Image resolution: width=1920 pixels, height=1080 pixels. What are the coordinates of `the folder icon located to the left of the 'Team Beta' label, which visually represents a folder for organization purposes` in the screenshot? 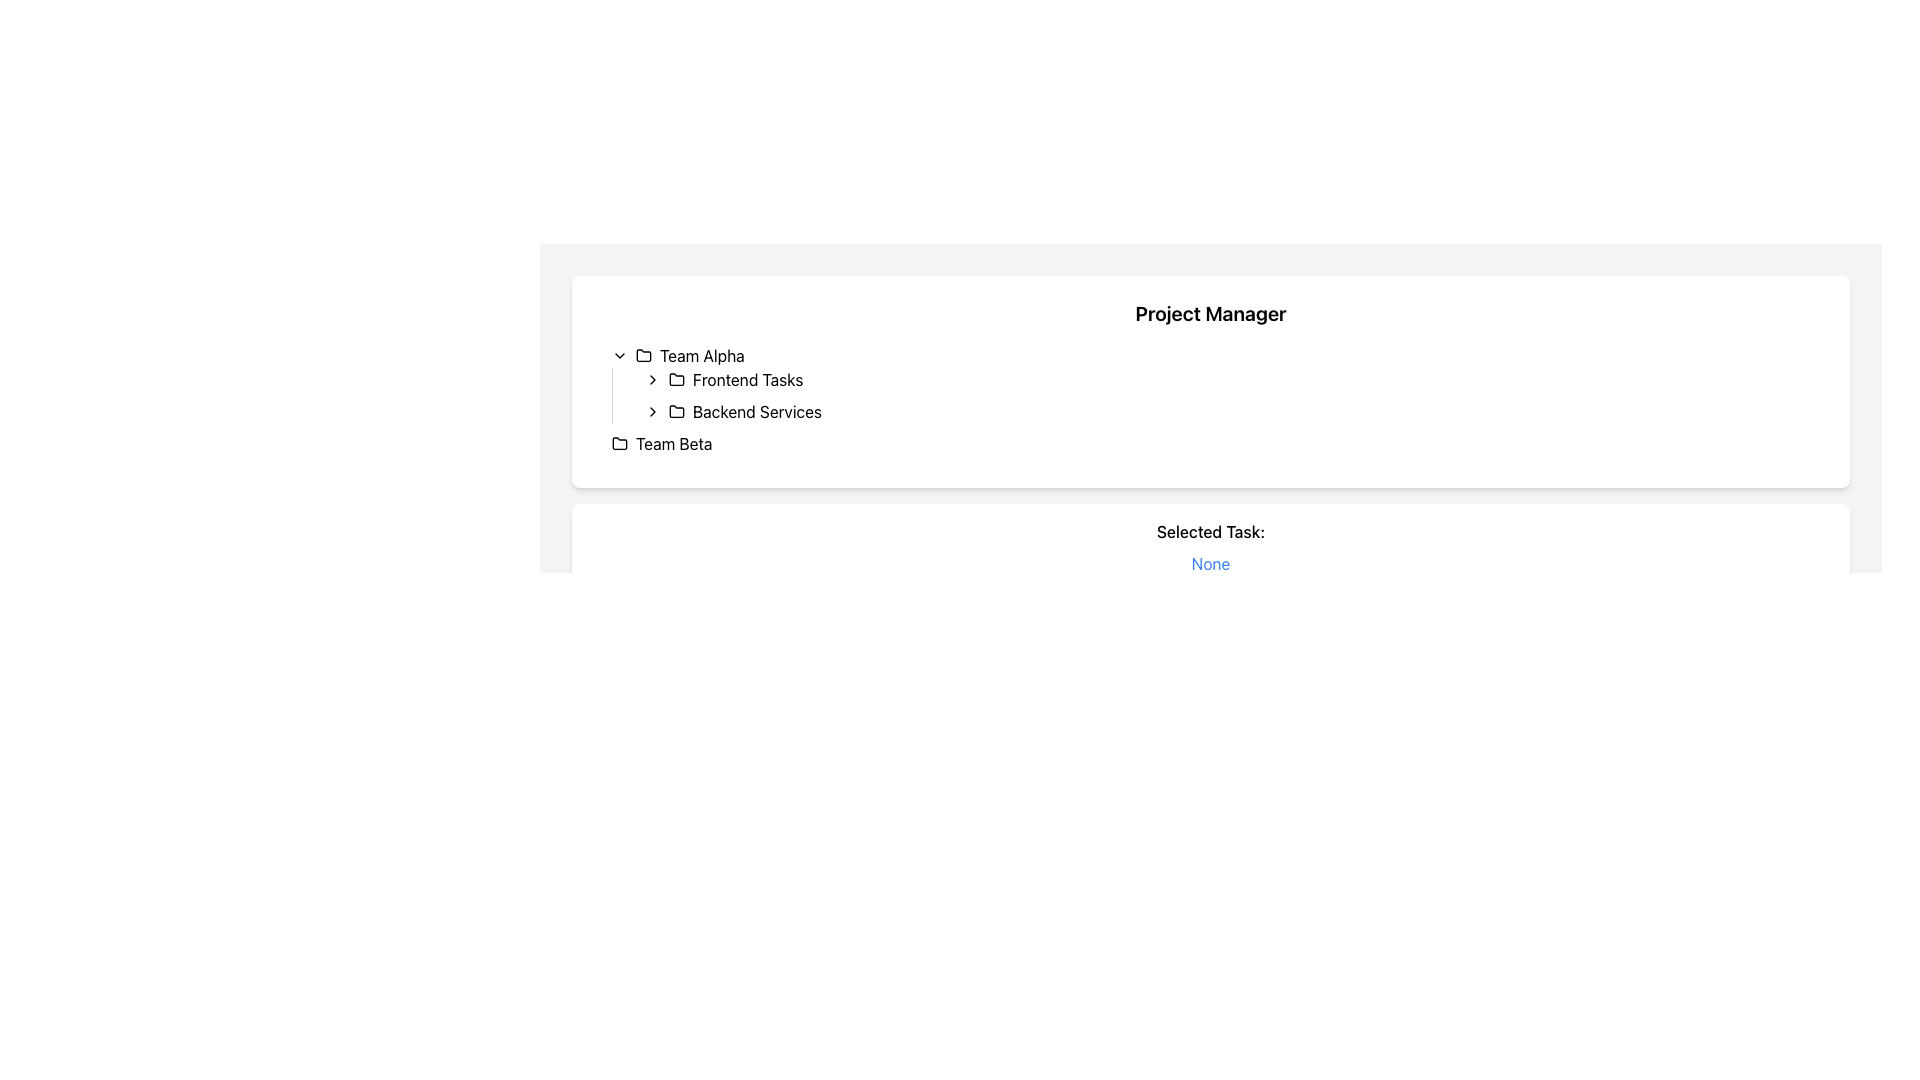 It's located at (618, 442).